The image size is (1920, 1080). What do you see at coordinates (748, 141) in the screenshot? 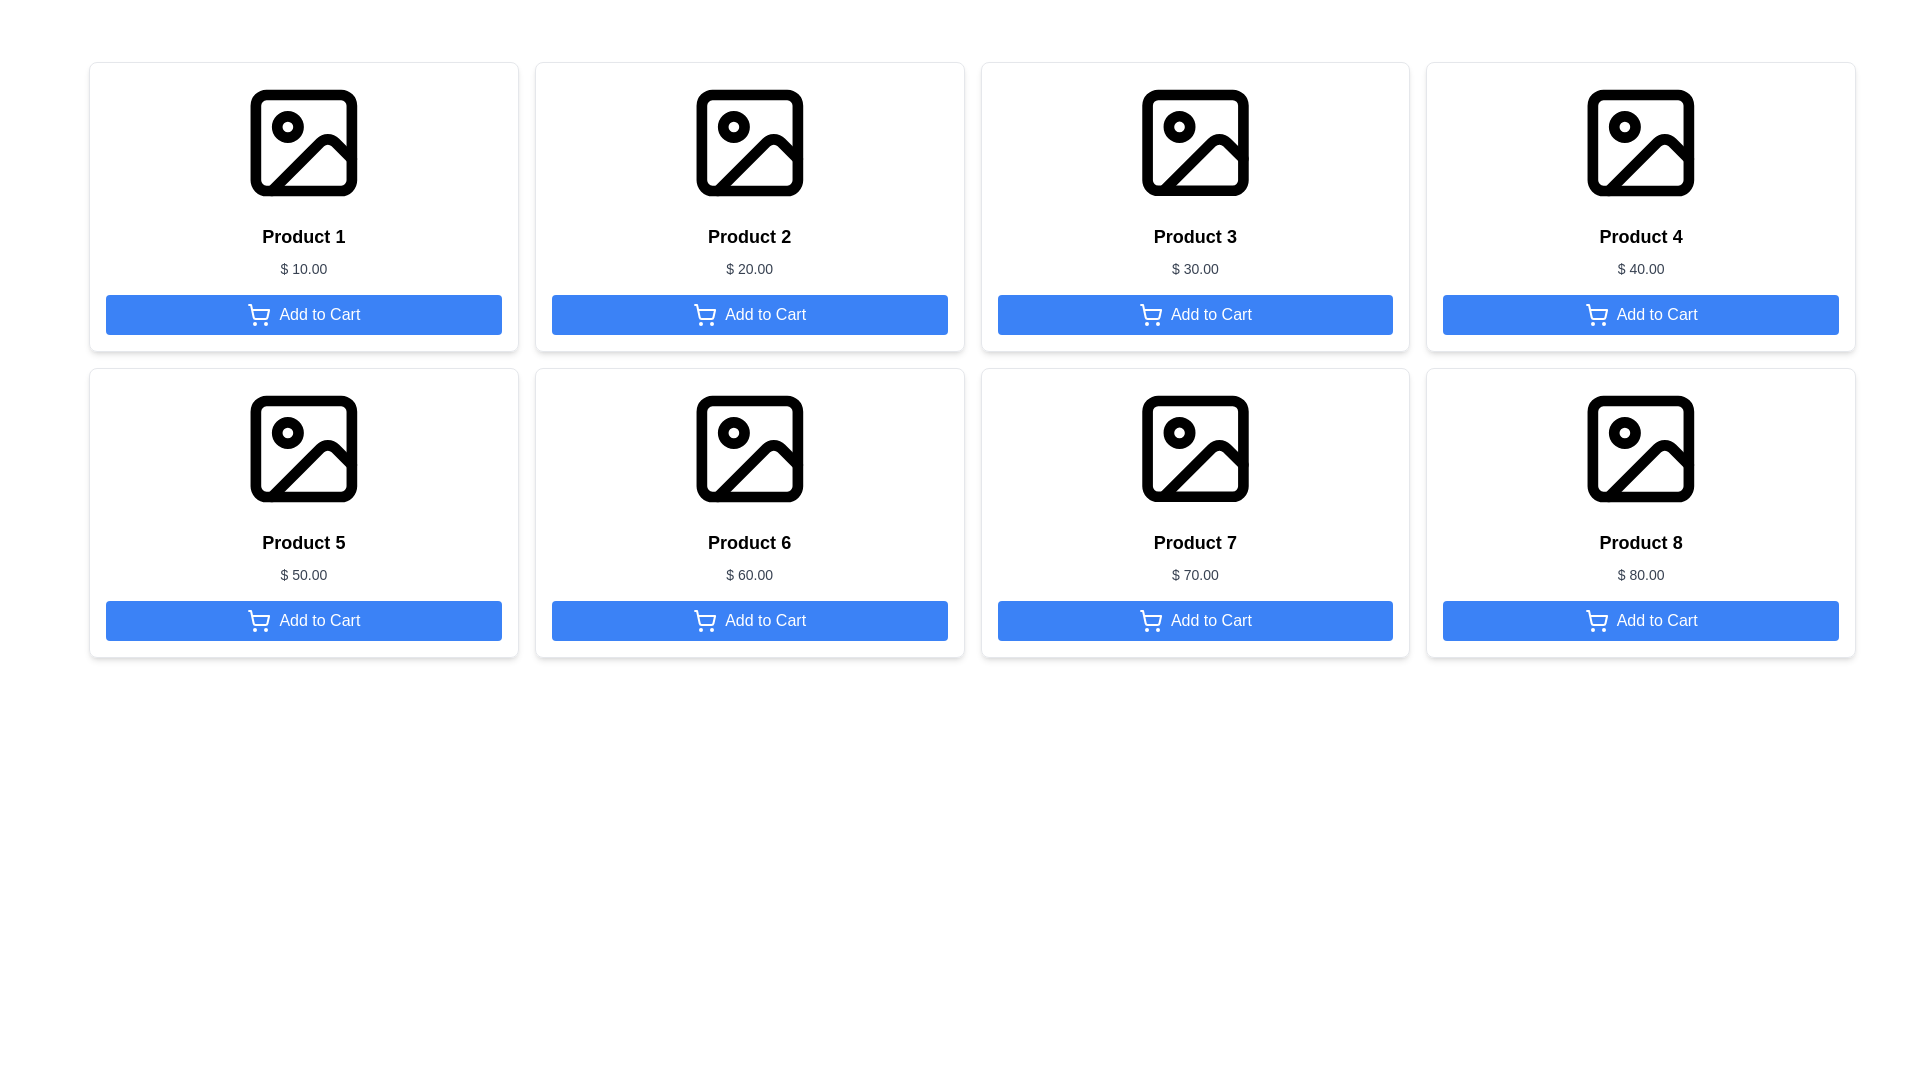
I see `the square-shaped image placeholder with rounded corners that represents an image preview for 'Product 2'` at bounding box center [748, 141].